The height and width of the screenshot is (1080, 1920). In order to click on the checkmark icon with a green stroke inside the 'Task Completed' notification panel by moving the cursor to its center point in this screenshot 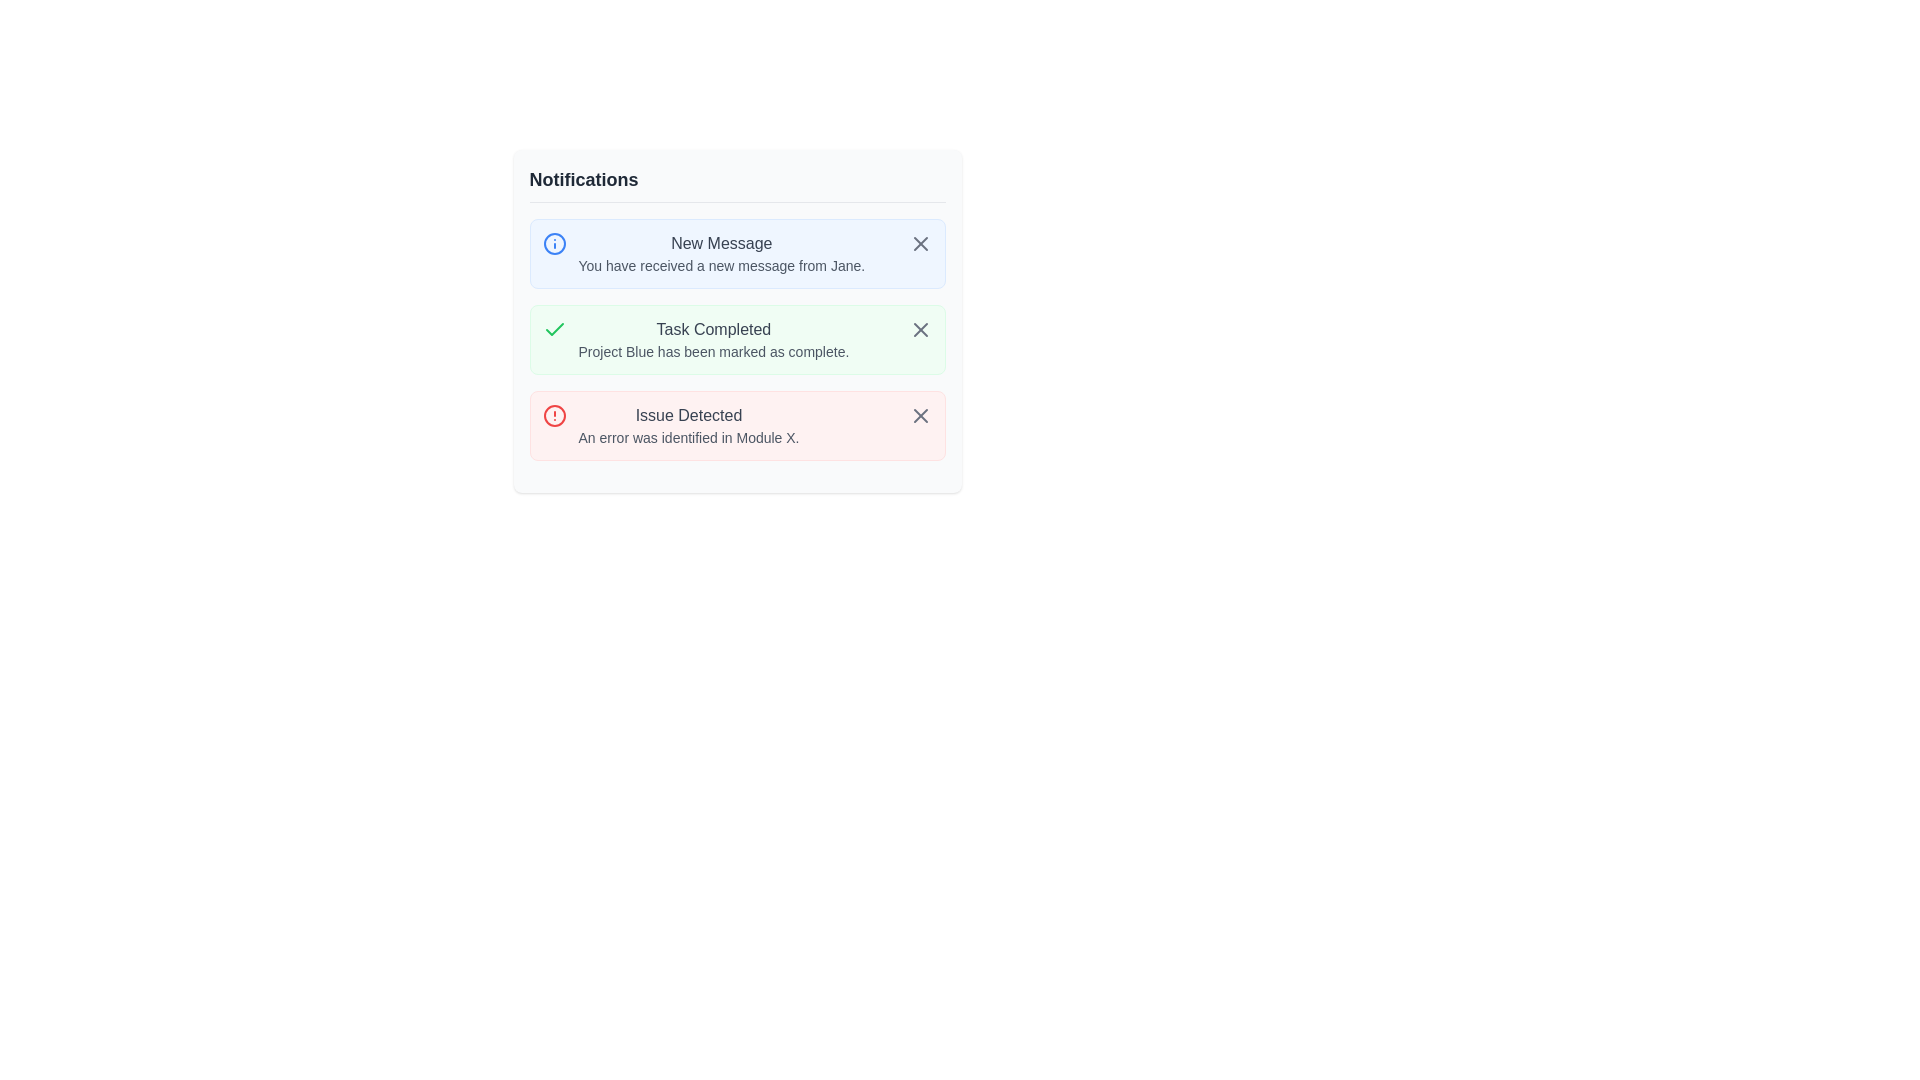, I will do `click(554, 328)`.